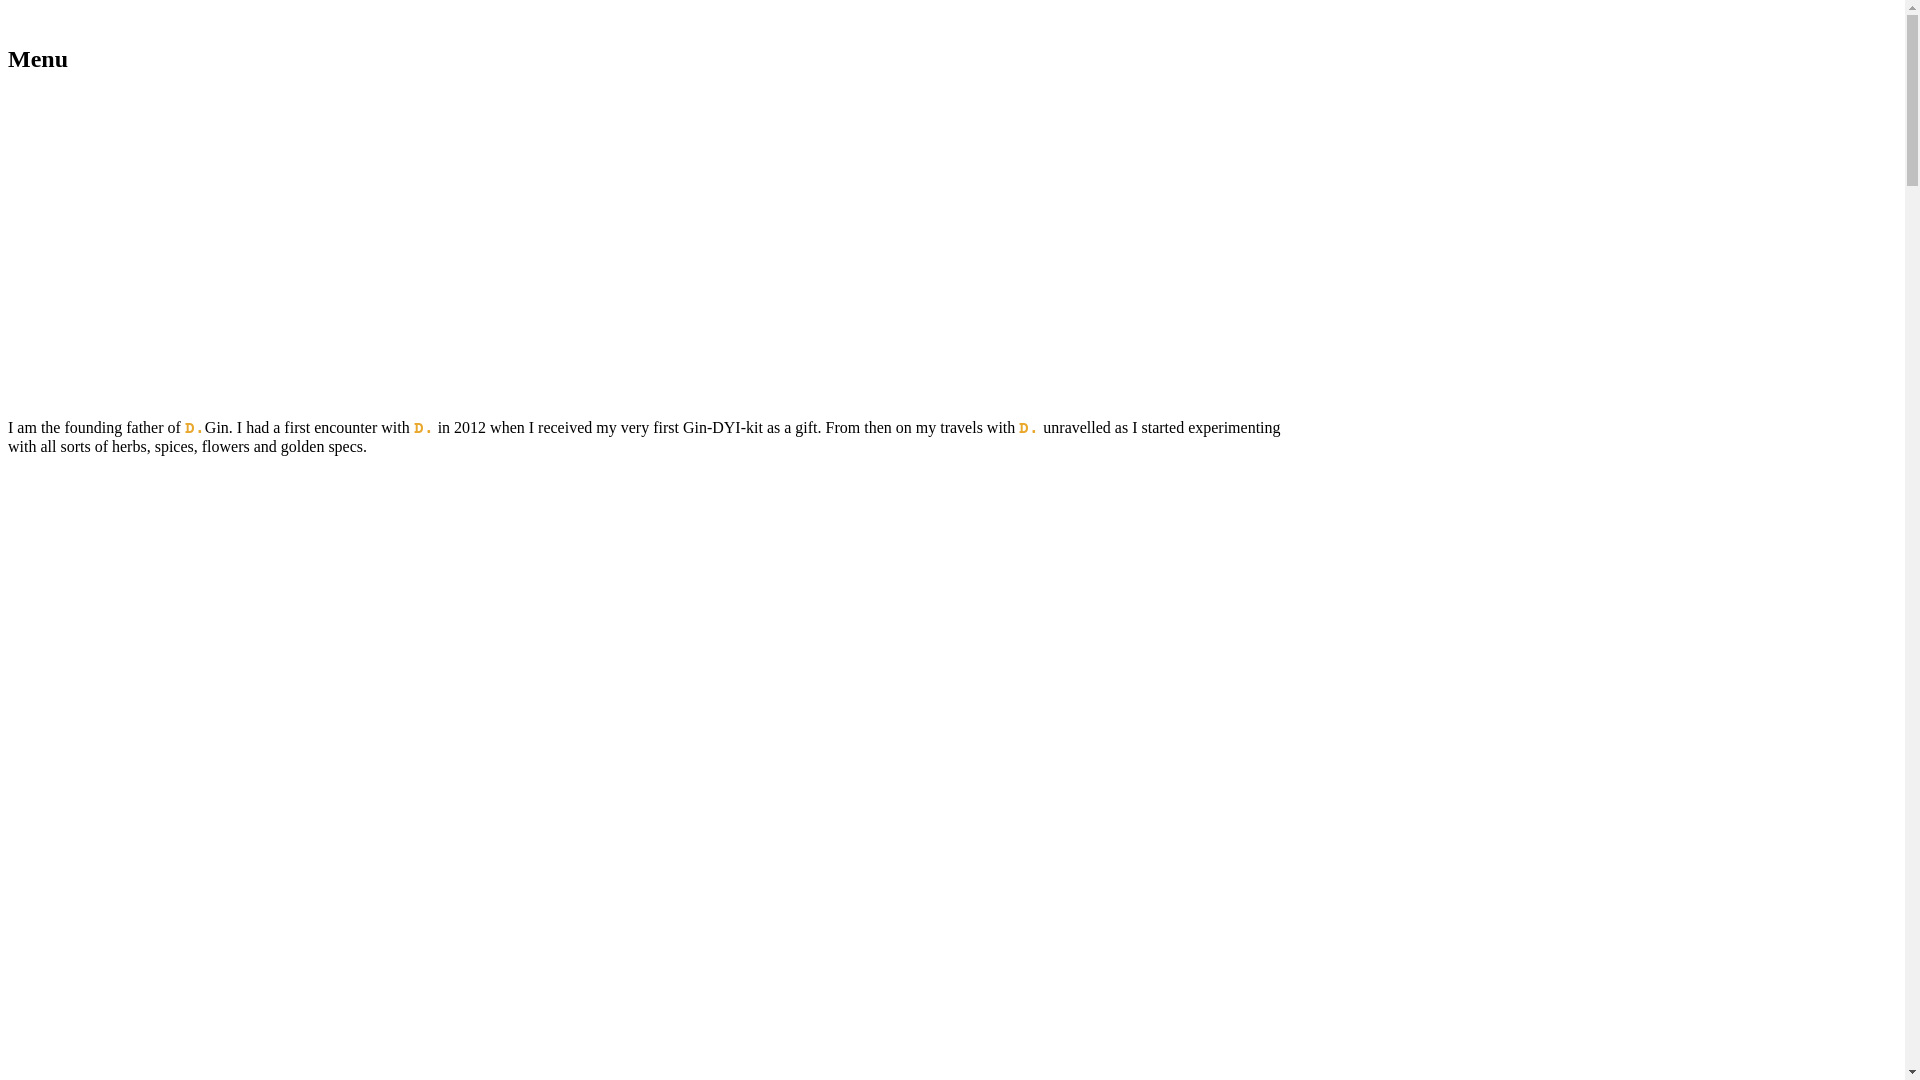 This screenshot has width=1920, height=1080. I want to click on 'Skip to content', so click(56, 16).